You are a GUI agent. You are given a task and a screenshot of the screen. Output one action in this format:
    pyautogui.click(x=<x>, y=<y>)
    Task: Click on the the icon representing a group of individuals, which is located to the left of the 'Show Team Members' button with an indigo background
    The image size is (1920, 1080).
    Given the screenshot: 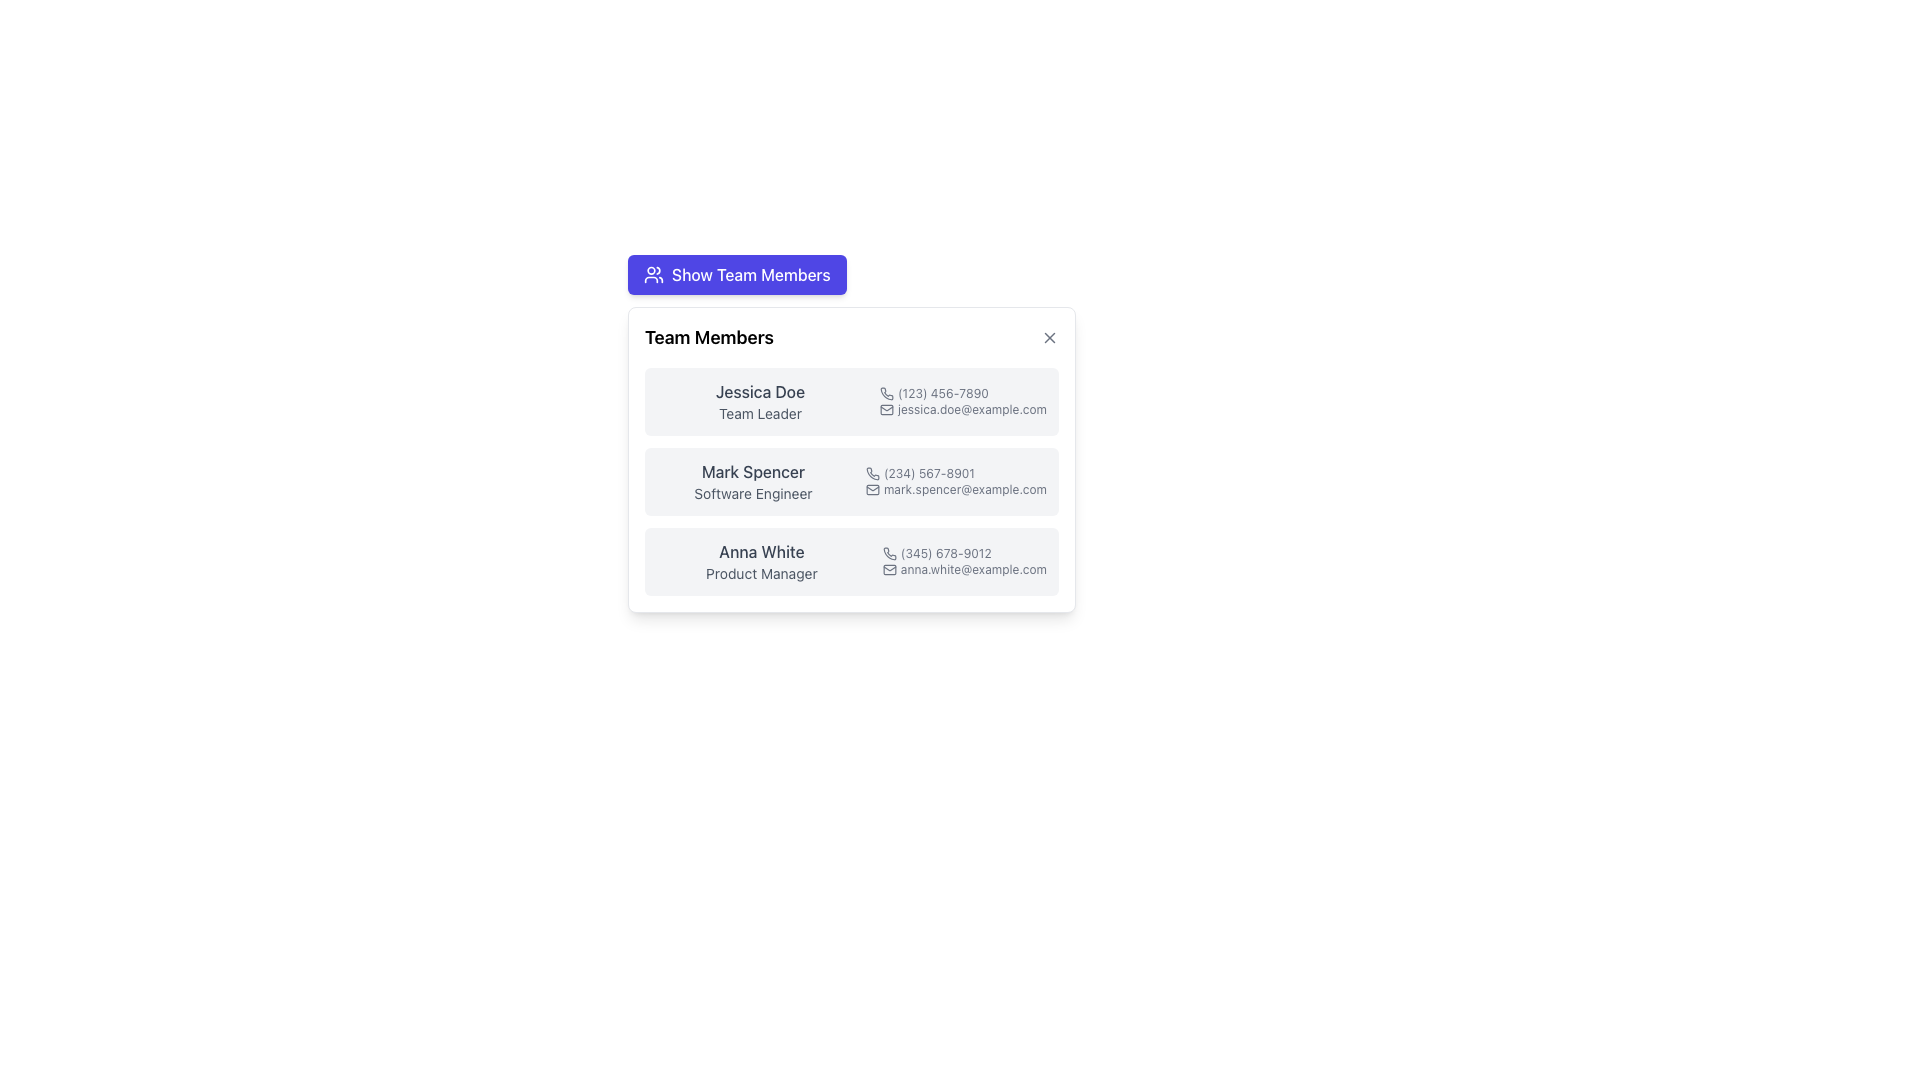 What is the action you would take?
    pyautogui.click(x=653, y=274)
    